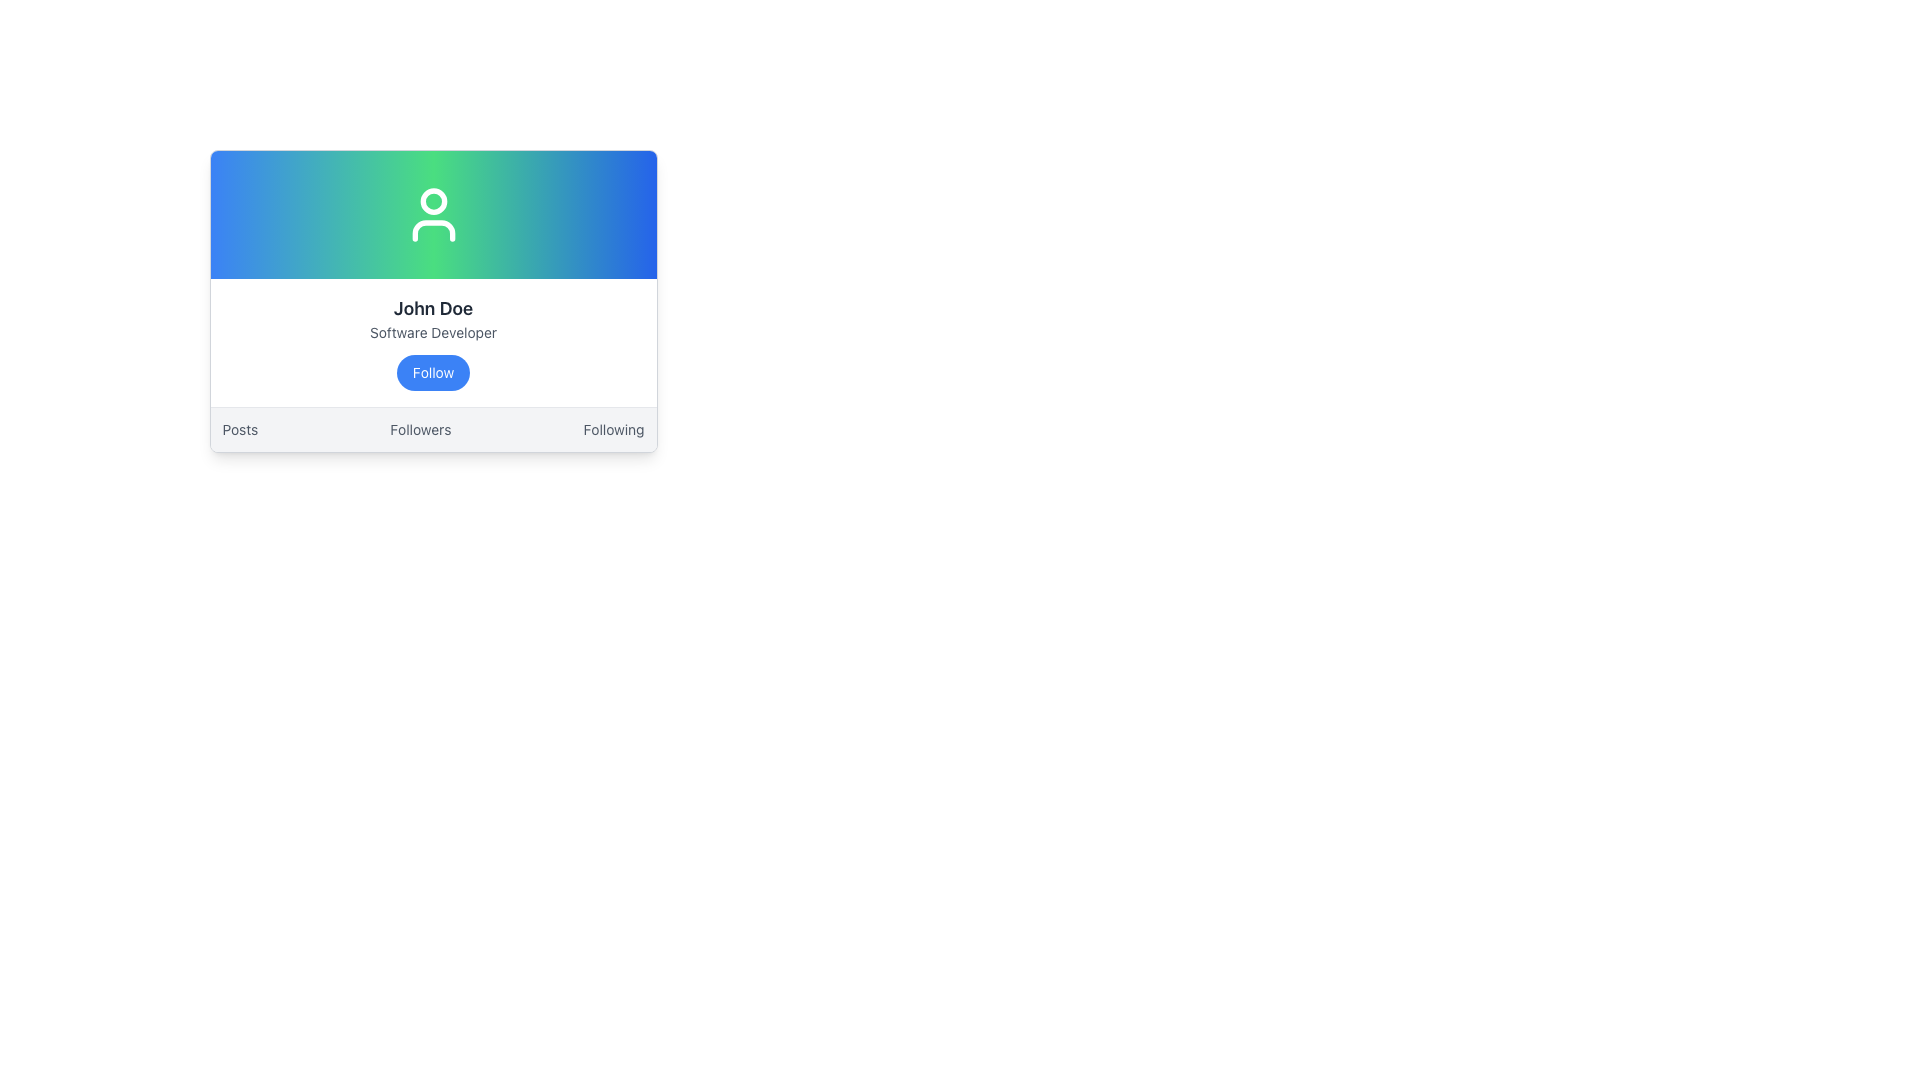 Image resolution: width=1920 pixels, height=1080 pixels. Describe the element at coordinates (432, 373) in the screenshot. I see `the 'Follow' button, which is a rounded rectangle with a blue background located below the 'Software Developer' text in the centered card layout` at that location.